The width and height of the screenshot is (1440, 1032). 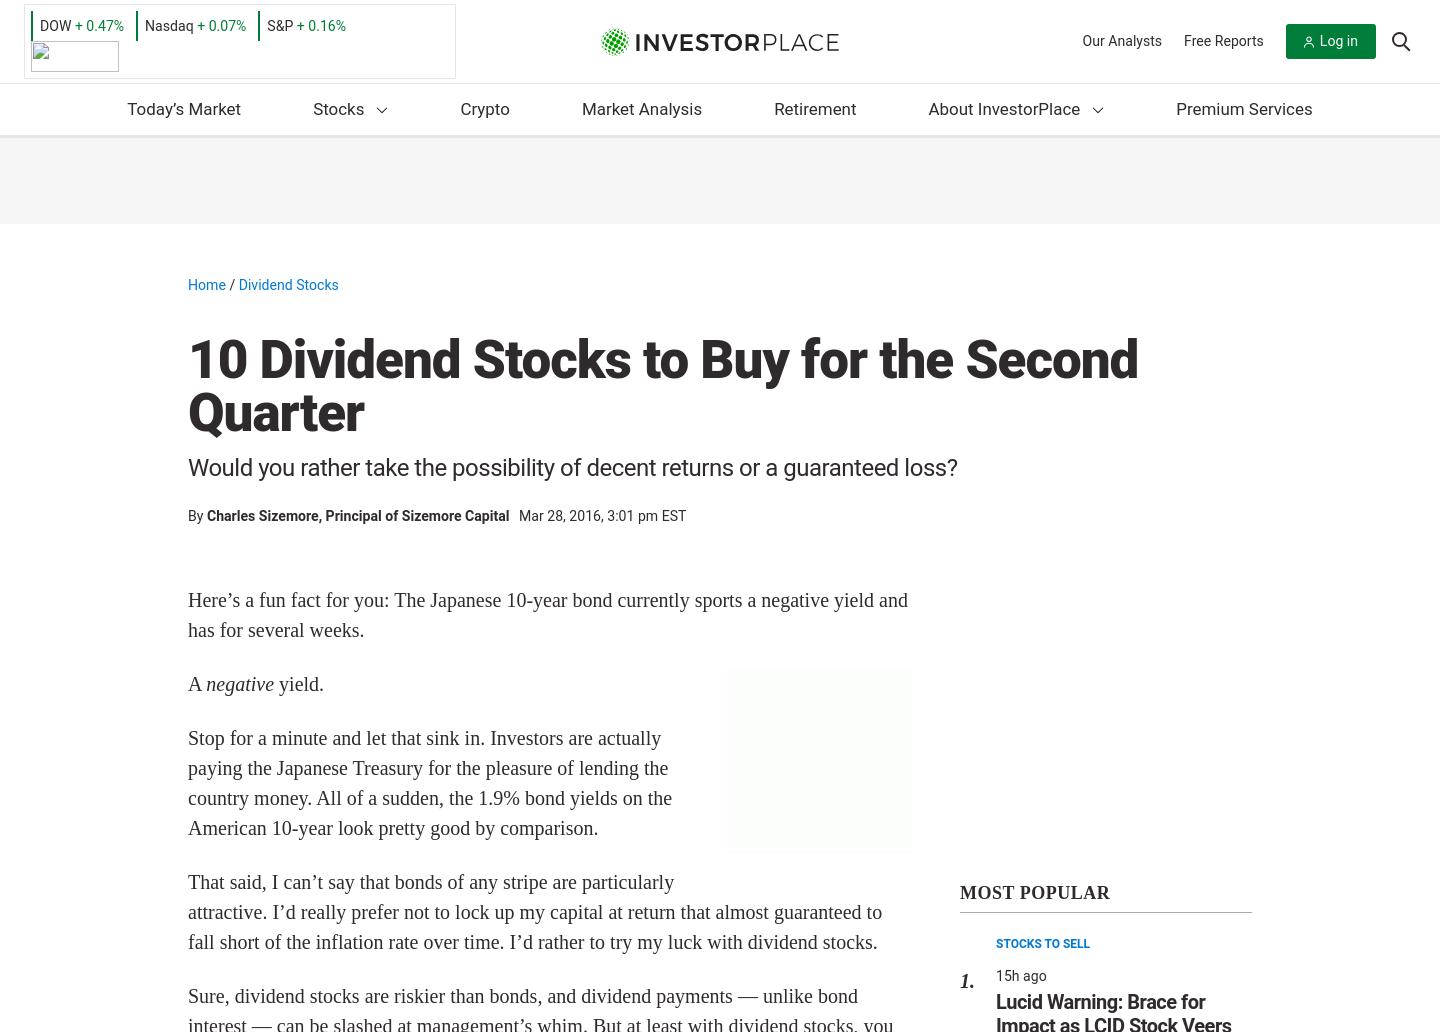 What do you see at coordinates (427, 262) in the screenshot?
I see `'Stocks to Buy'` at bounding box center [427, 262].